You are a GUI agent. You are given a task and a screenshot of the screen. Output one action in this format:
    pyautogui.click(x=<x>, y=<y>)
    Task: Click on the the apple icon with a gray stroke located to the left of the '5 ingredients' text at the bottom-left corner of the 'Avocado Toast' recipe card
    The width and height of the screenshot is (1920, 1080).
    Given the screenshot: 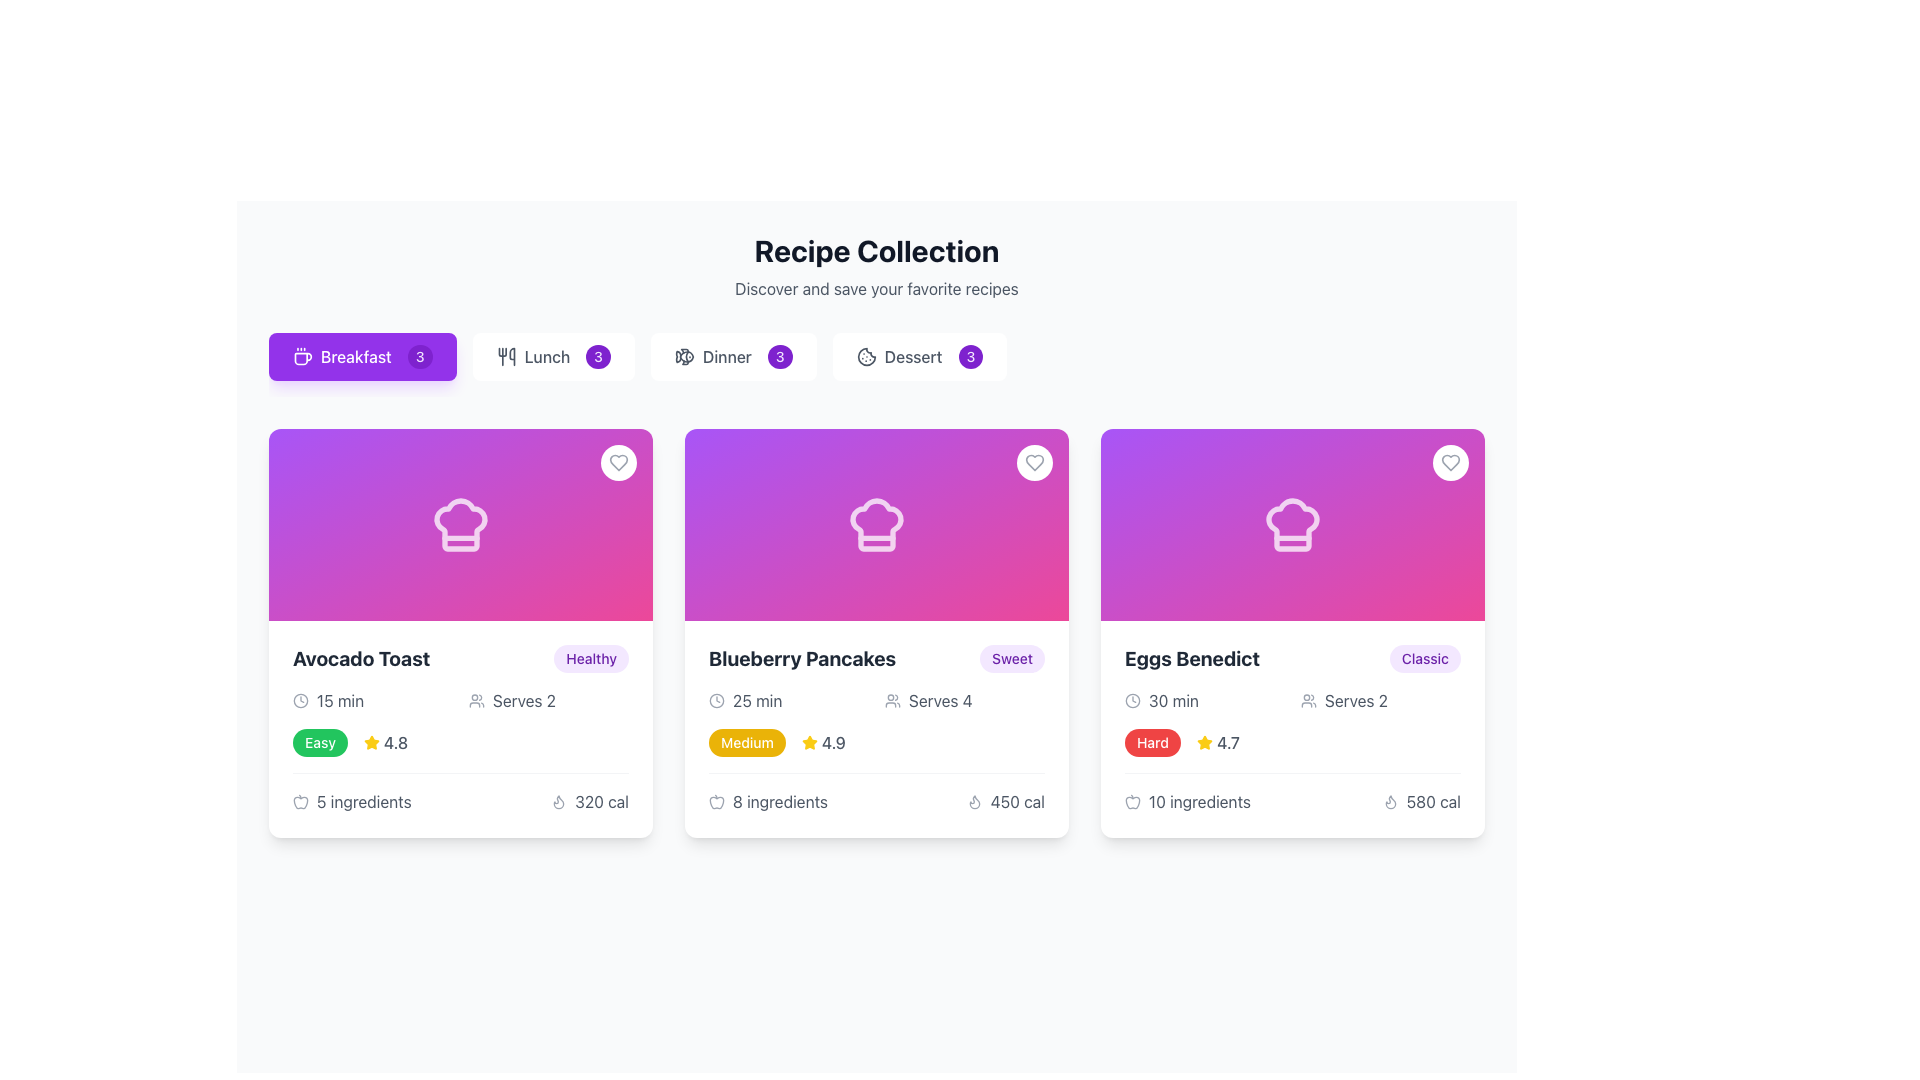 What is the action you would take?
    pyautogui.click(x=300, y=801)
    